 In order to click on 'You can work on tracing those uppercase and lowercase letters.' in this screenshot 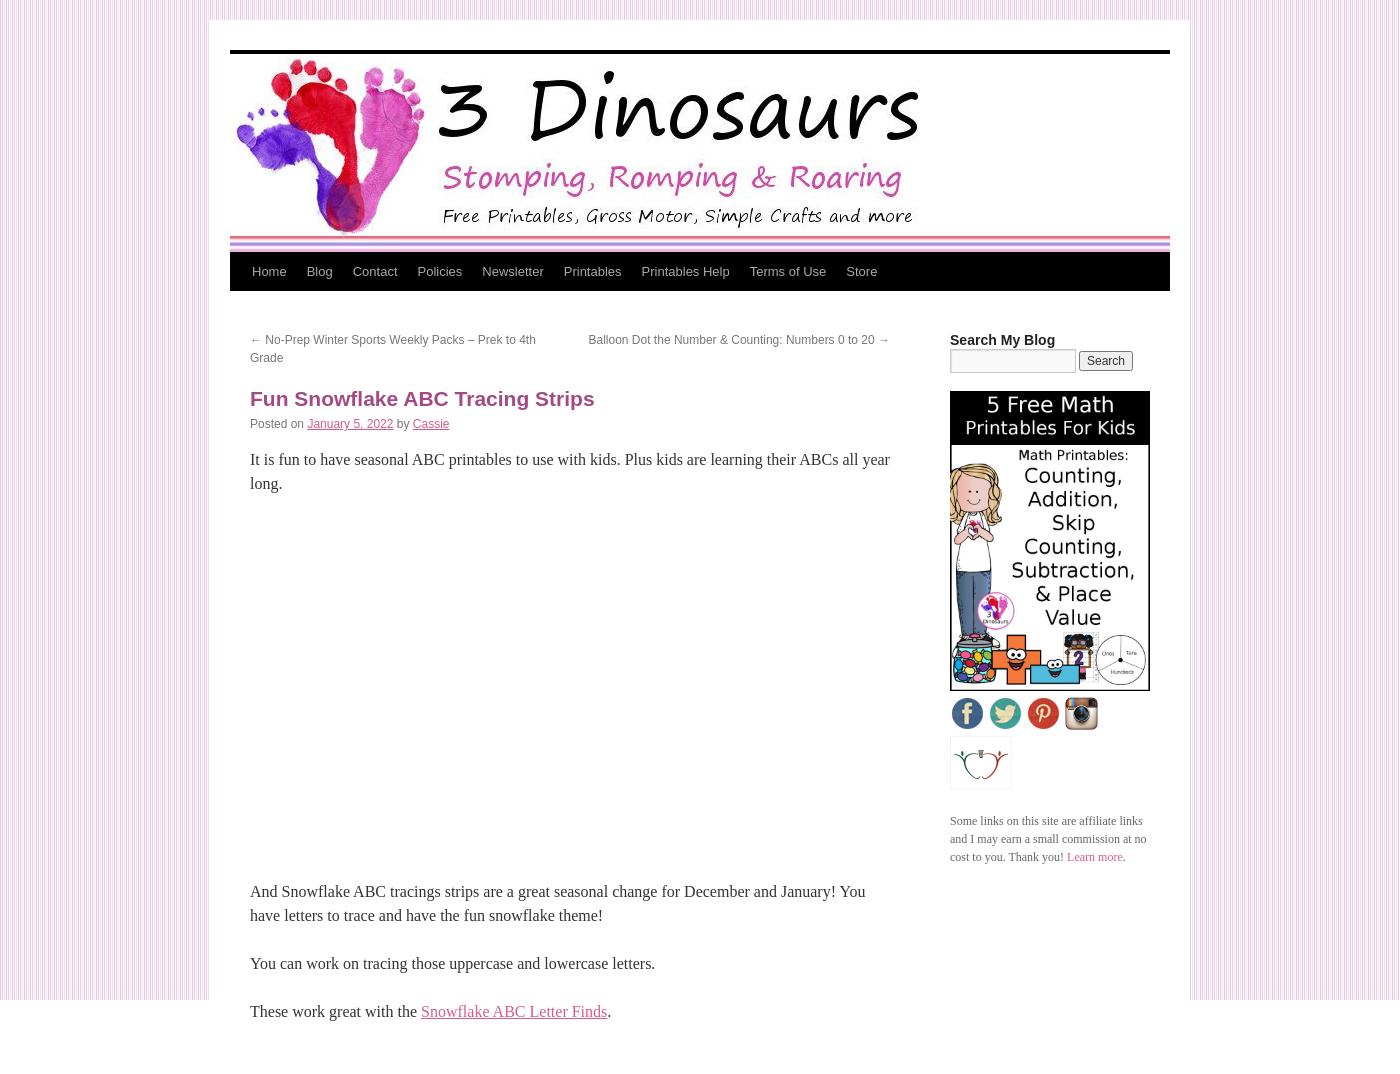, I will do `click(452, 963)`.